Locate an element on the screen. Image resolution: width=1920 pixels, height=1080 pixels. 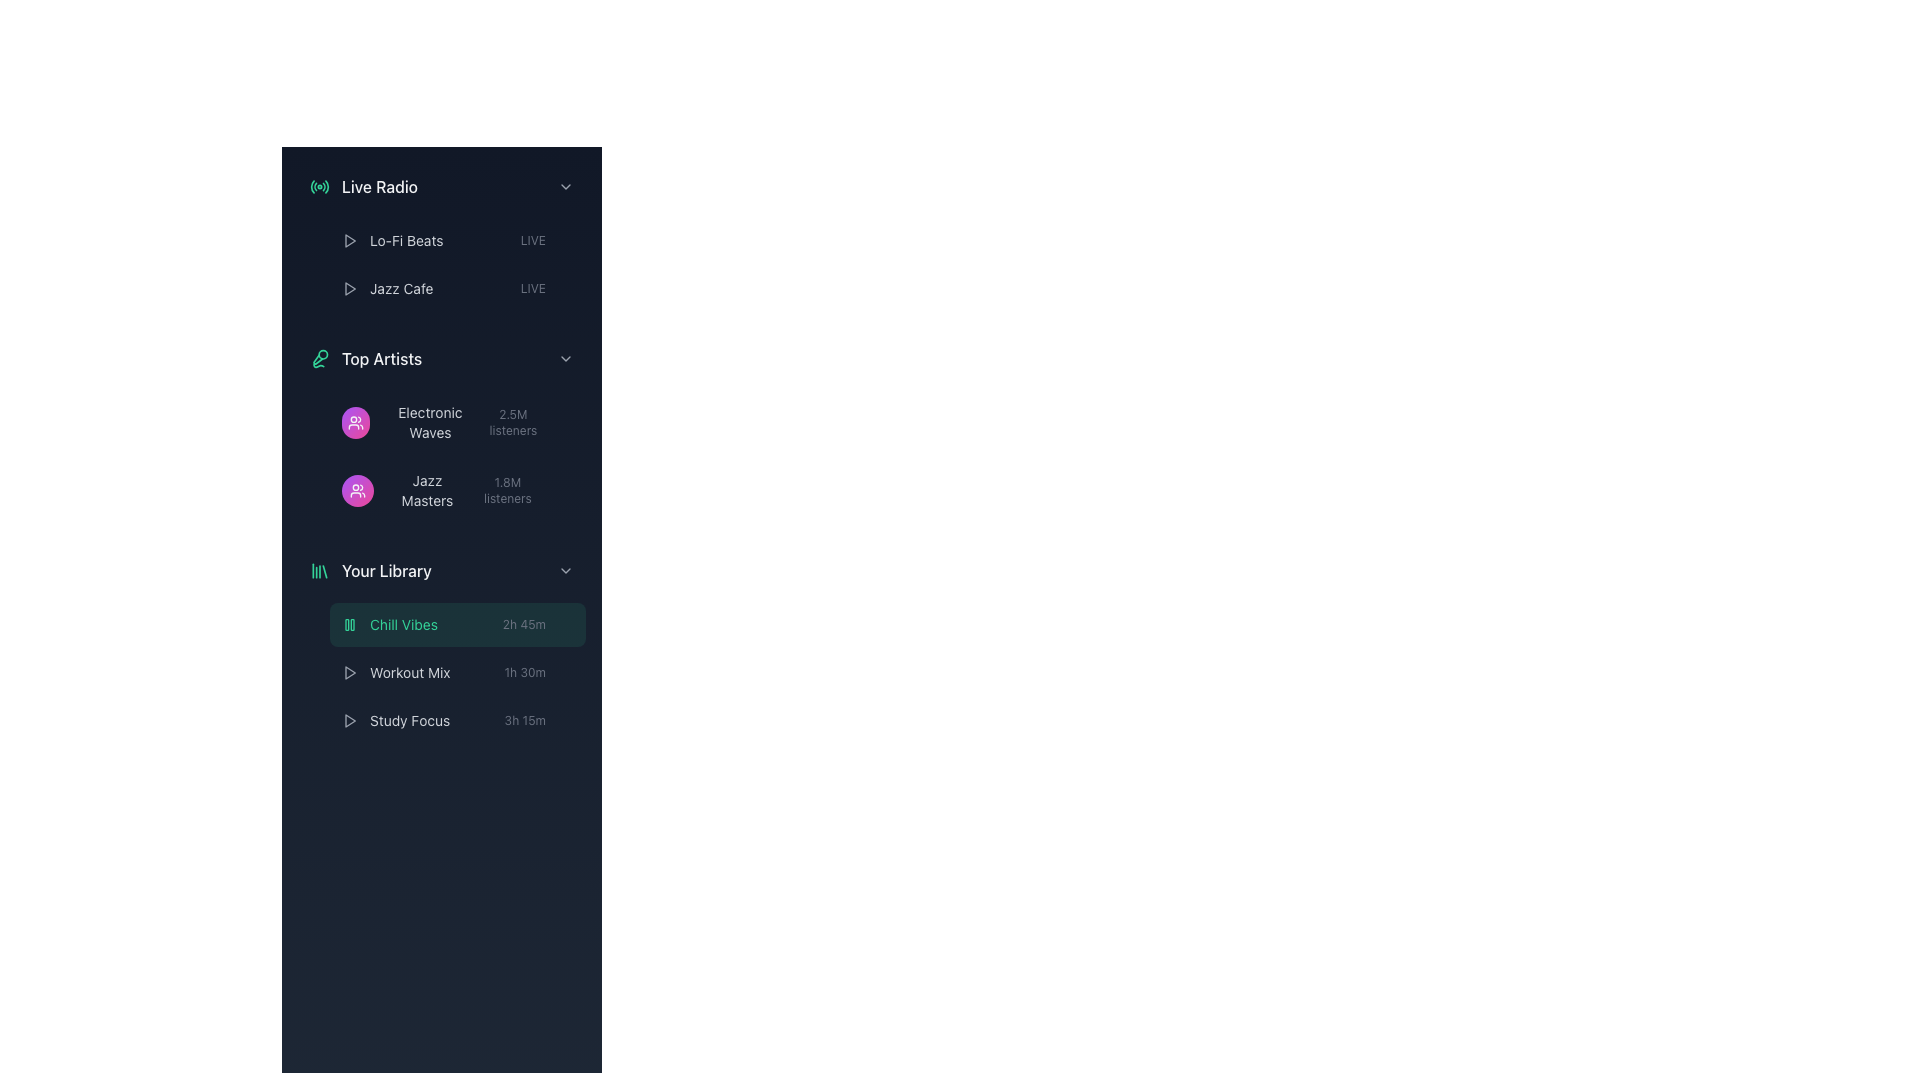
the 'Electronic Waves' icon, which is the first icon under the 'Top Artists' section, located to the left of the text 'Electronic Waves' is located at coordinates (355, 422).